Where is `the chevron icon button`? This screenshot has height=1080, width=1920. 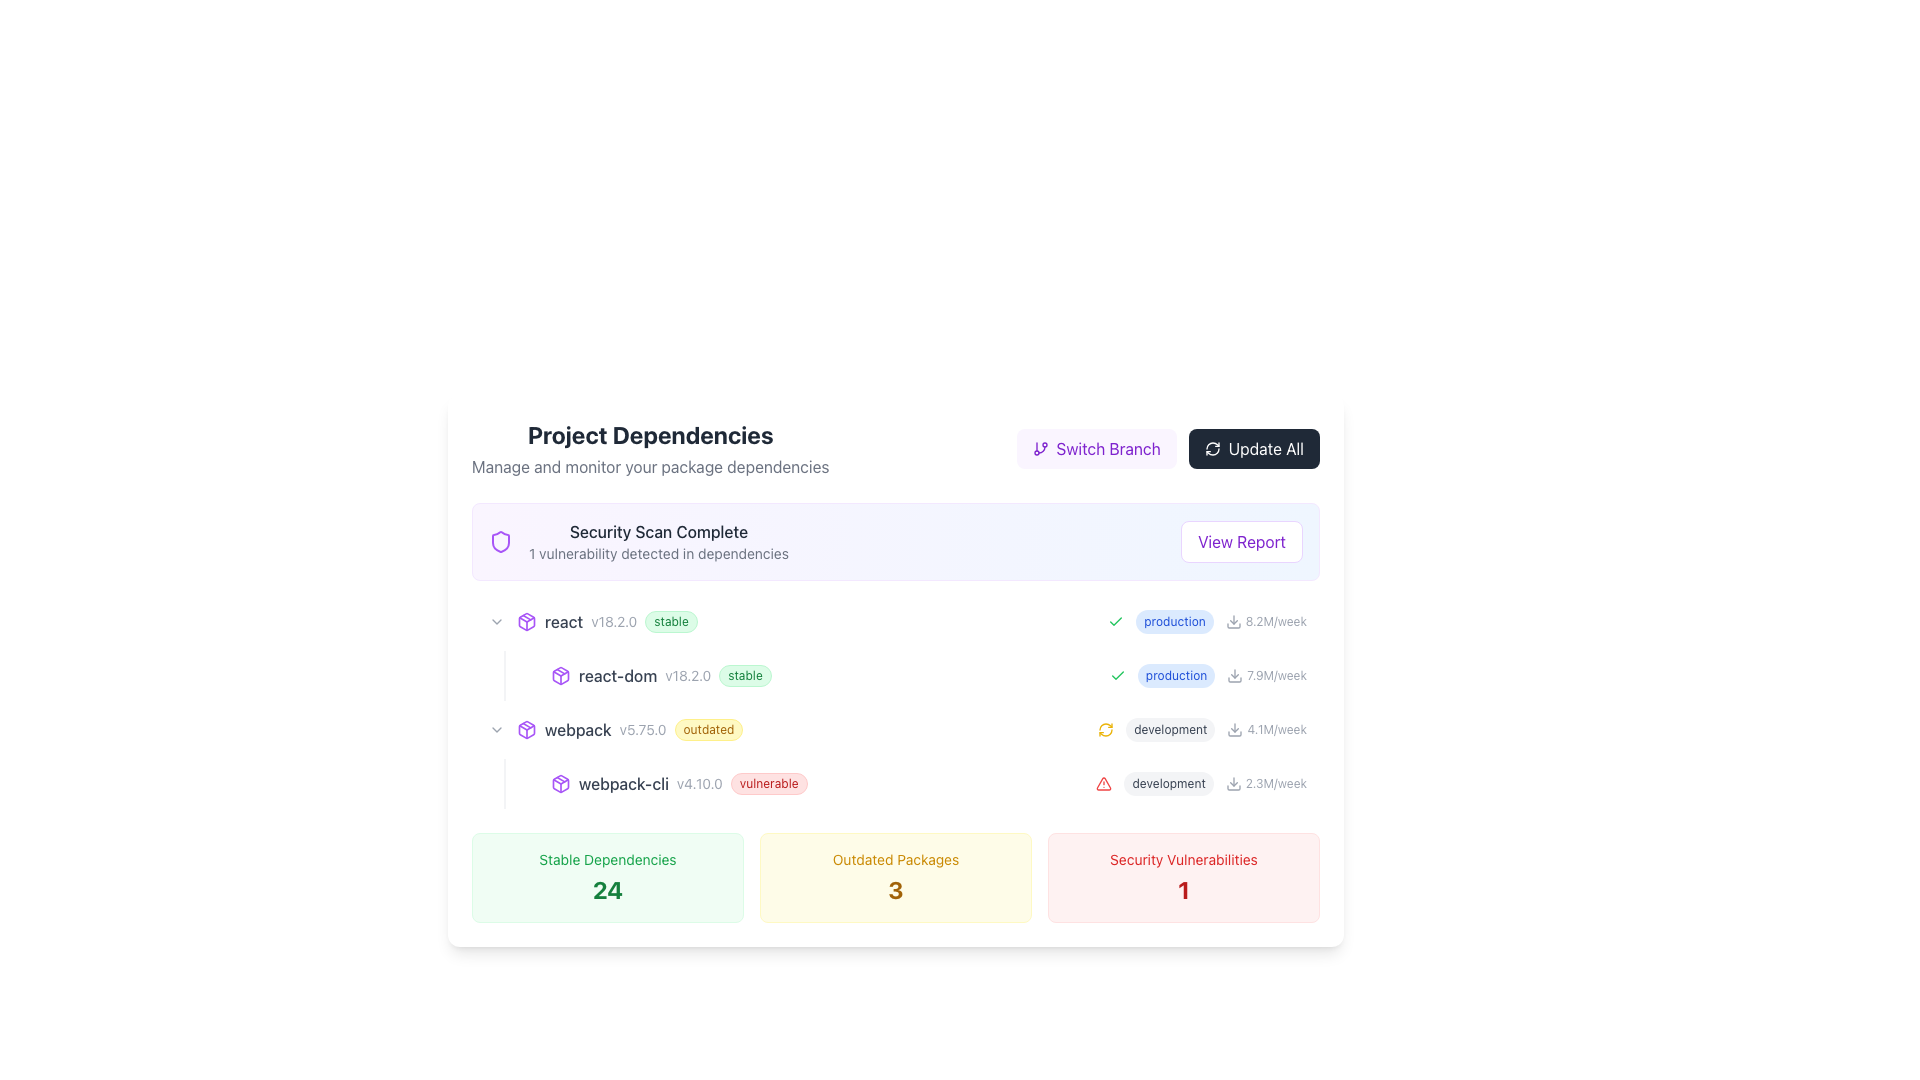 the chevron icon button is located at coordinates (497, 729).